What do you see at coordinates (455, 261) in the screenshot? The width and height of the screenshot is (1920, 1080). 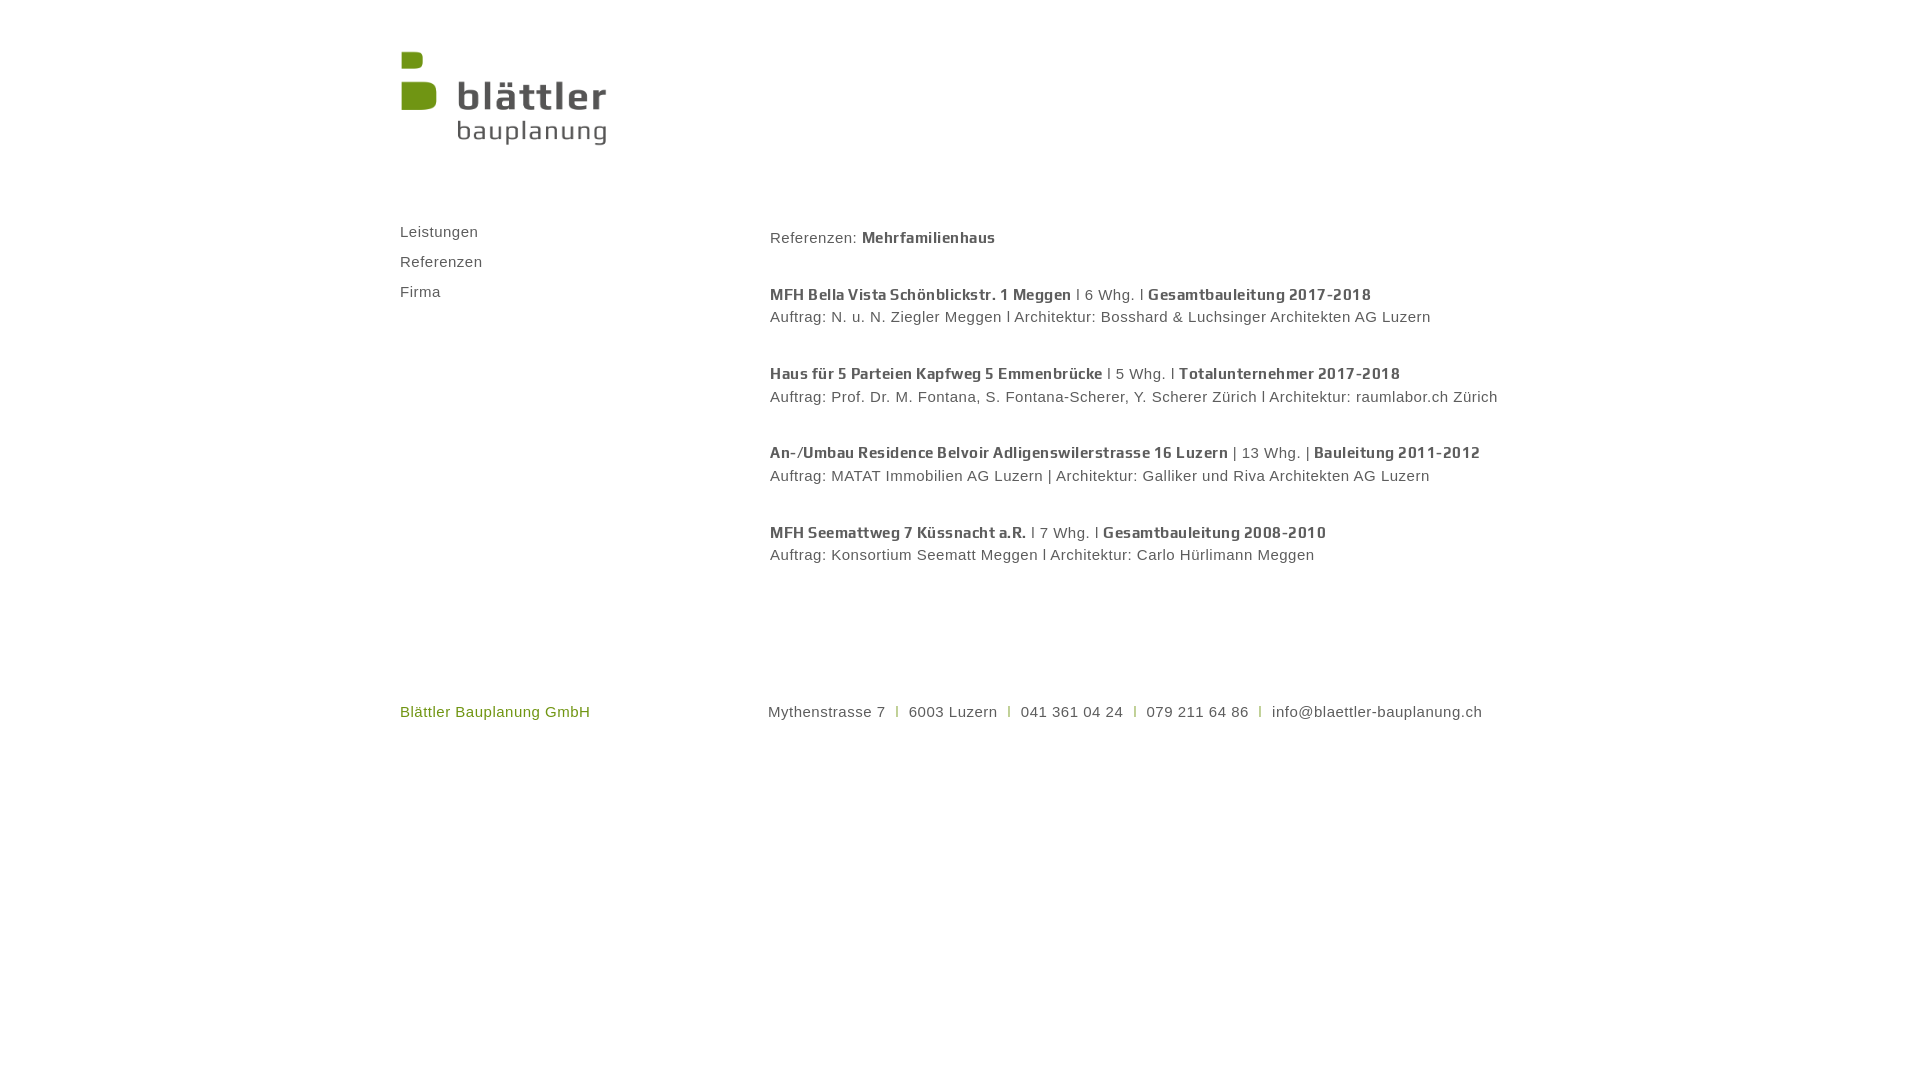 I see `'Referenzen'` at bounding box center [455, 261].